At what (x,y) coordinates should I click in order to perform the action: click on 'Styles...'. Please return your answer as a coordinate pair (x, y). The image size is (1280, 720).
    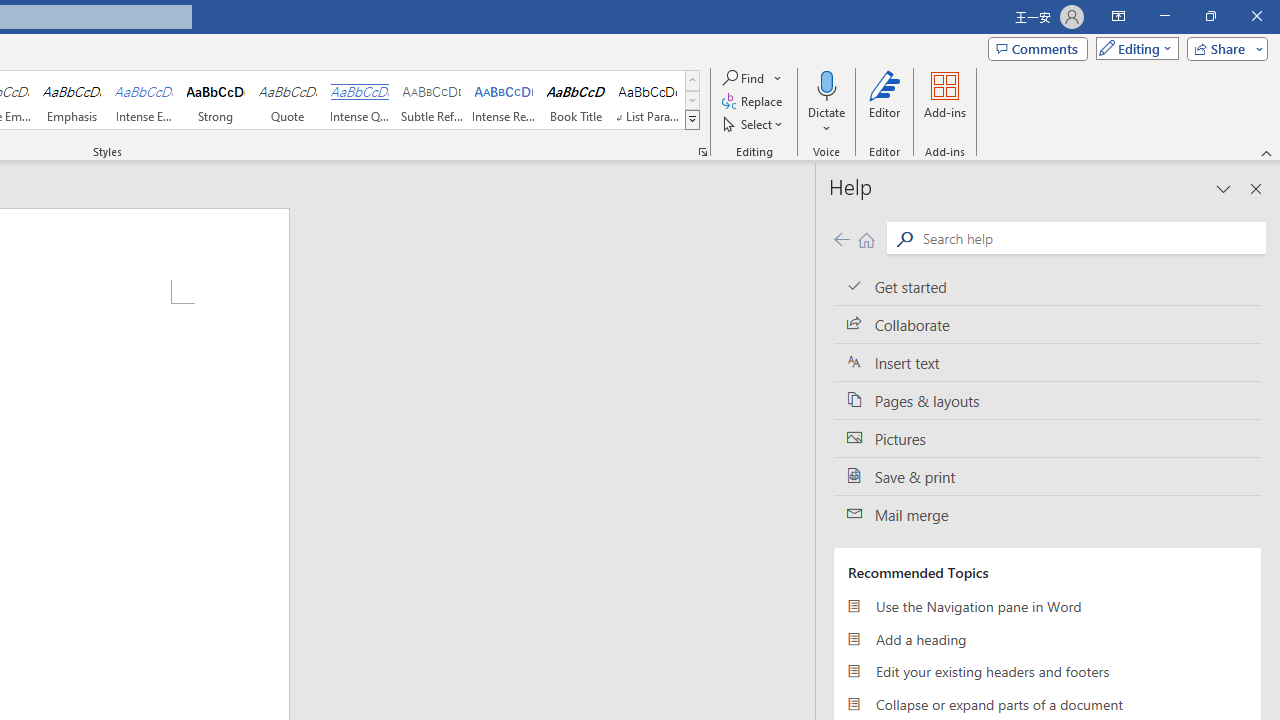
    Looking at the image, I should click on (702, 150).